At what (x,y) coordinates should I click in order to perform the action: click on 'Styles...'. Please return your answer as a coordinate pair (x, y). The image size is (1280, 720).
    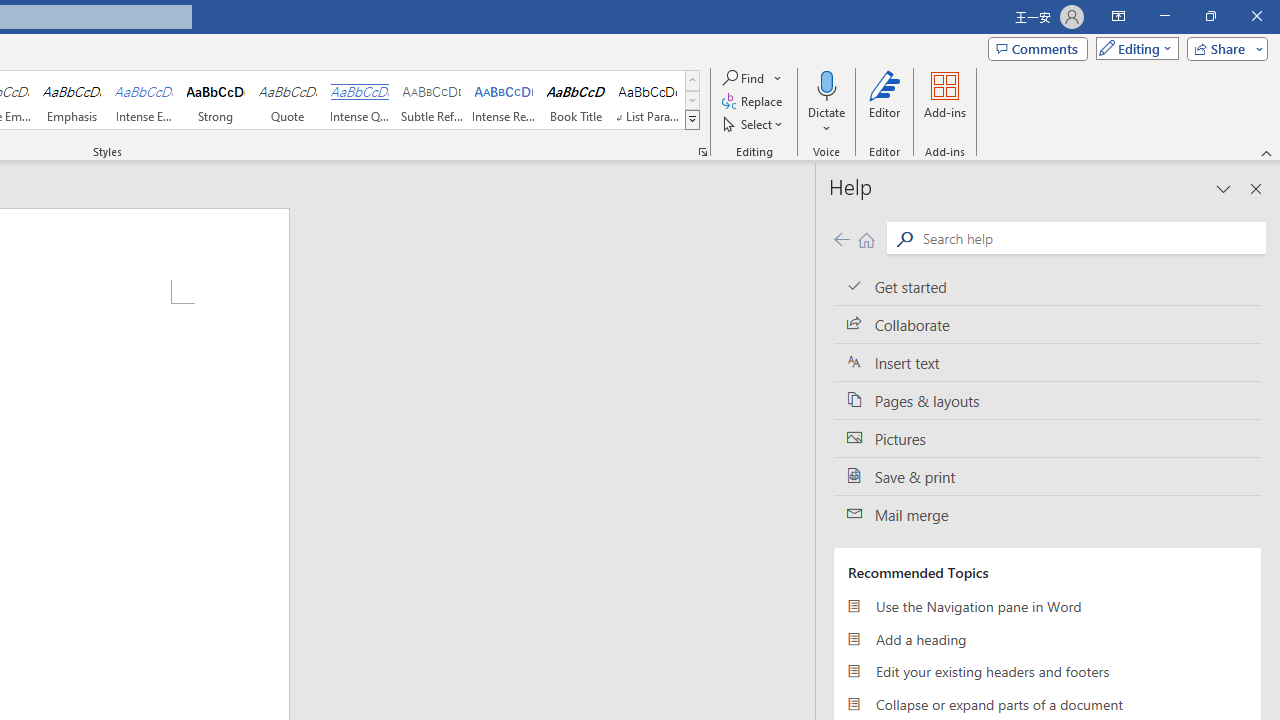
    Looking at the image, I should click on (702, 150).